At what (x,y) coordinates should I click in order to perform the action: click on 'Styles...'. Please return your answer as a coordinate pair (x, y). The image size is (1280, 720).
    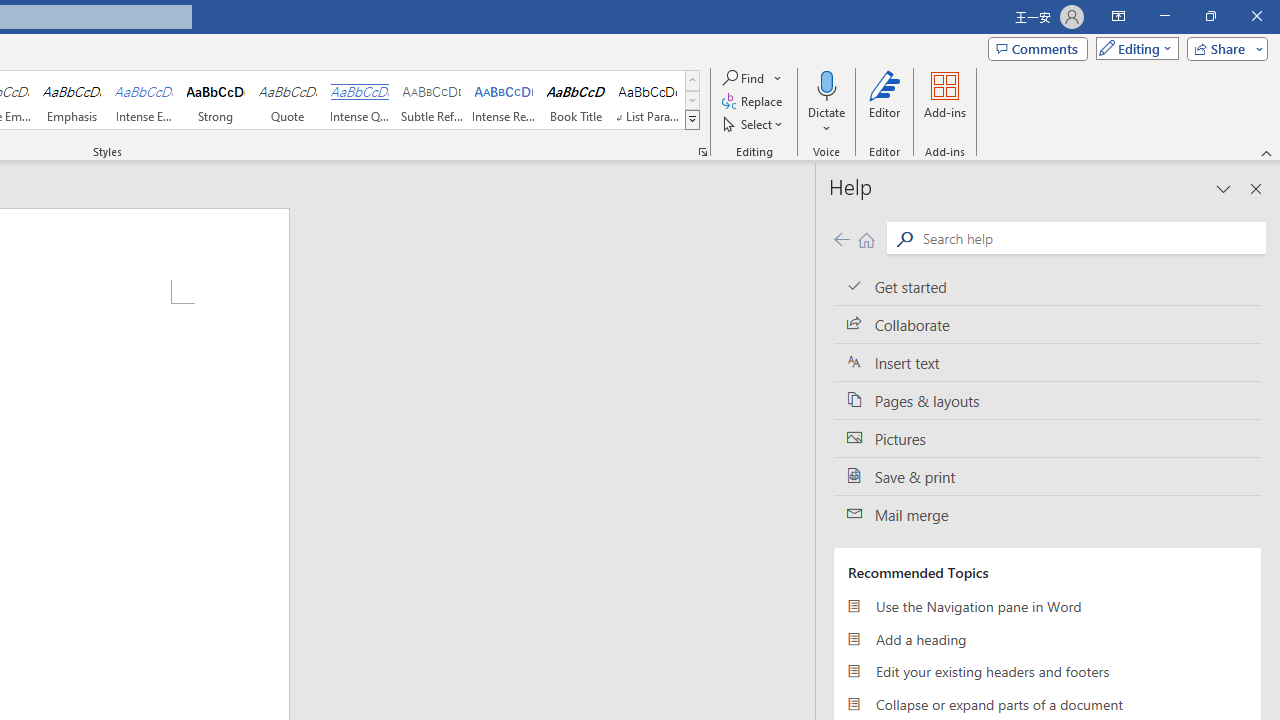
    Looking at the image, I should click on (702, 150).